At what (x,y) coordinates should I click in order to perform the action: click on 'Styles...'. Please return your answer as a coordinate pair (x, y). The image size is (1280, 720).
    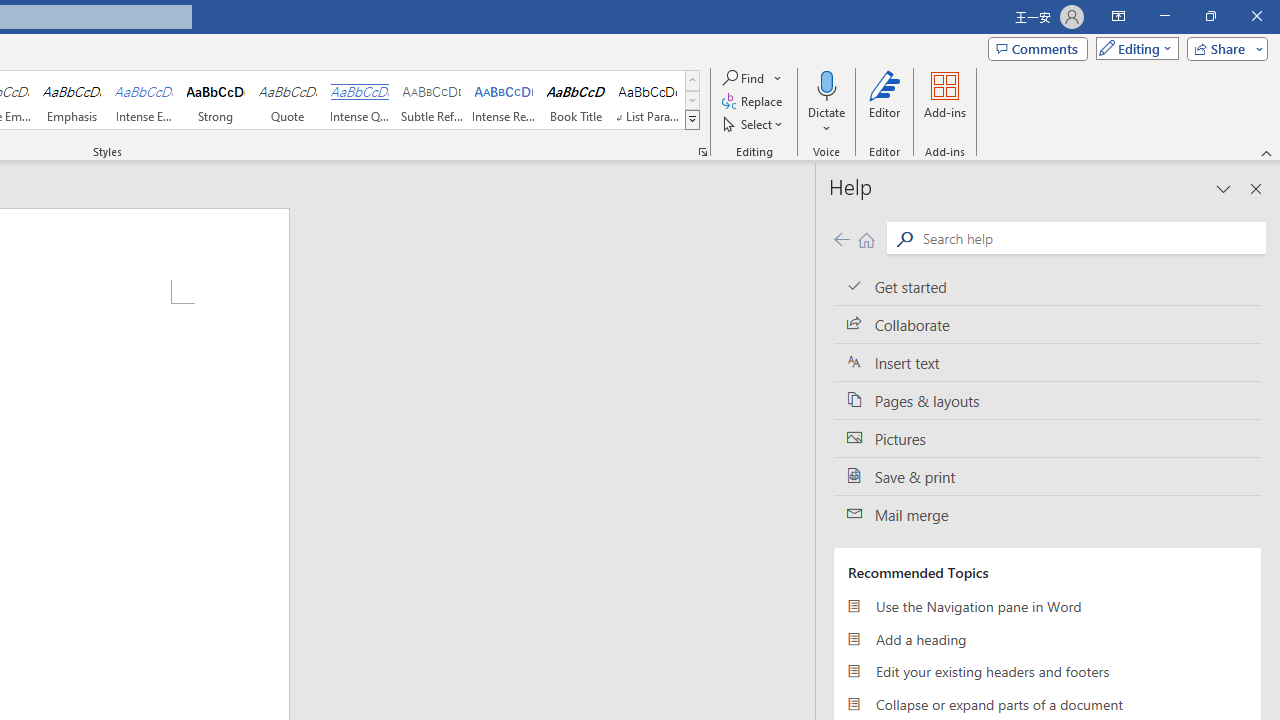
    Looking at the image, I should click on (702, 150).